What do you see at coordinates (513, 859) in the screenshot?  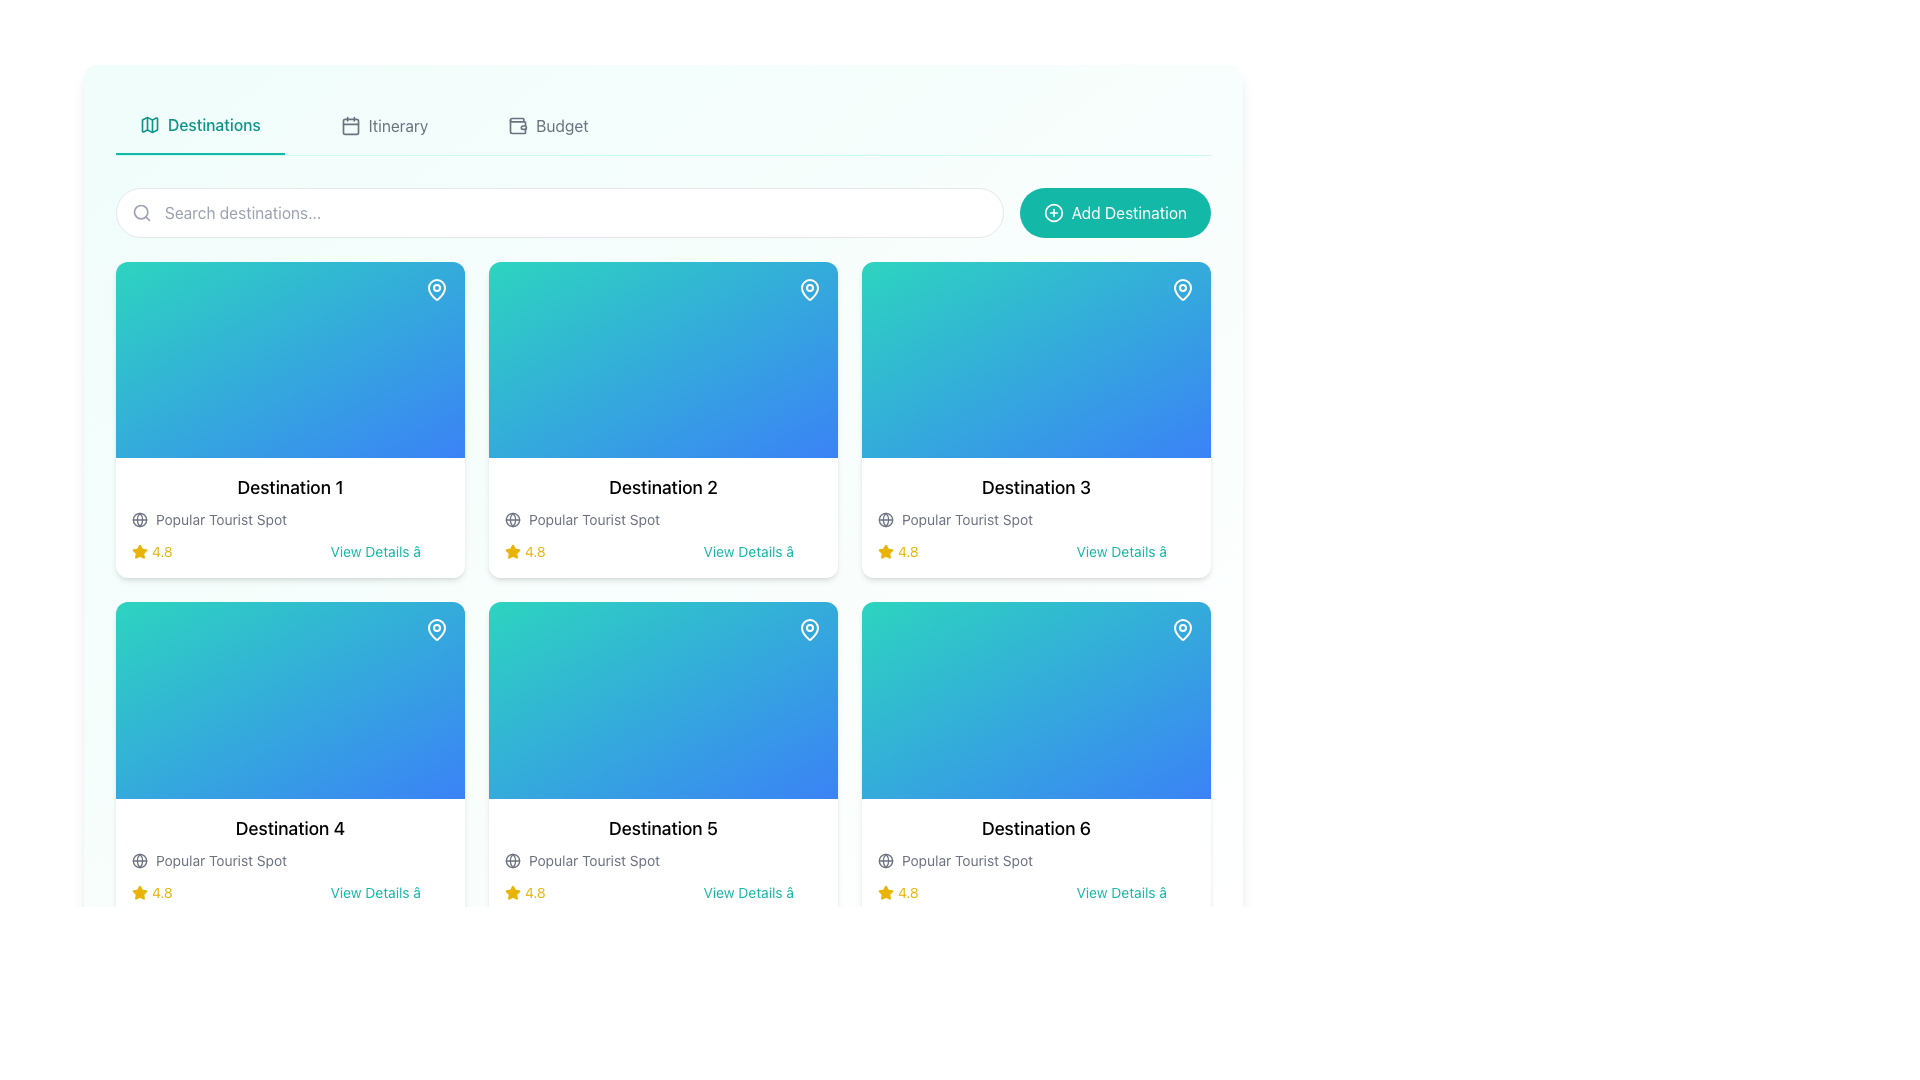 I see `the SVG circle element that serves as an icon for a globe or network, located centrally within the second card of the second row in a grid layout` at bounding box center [513, 859].